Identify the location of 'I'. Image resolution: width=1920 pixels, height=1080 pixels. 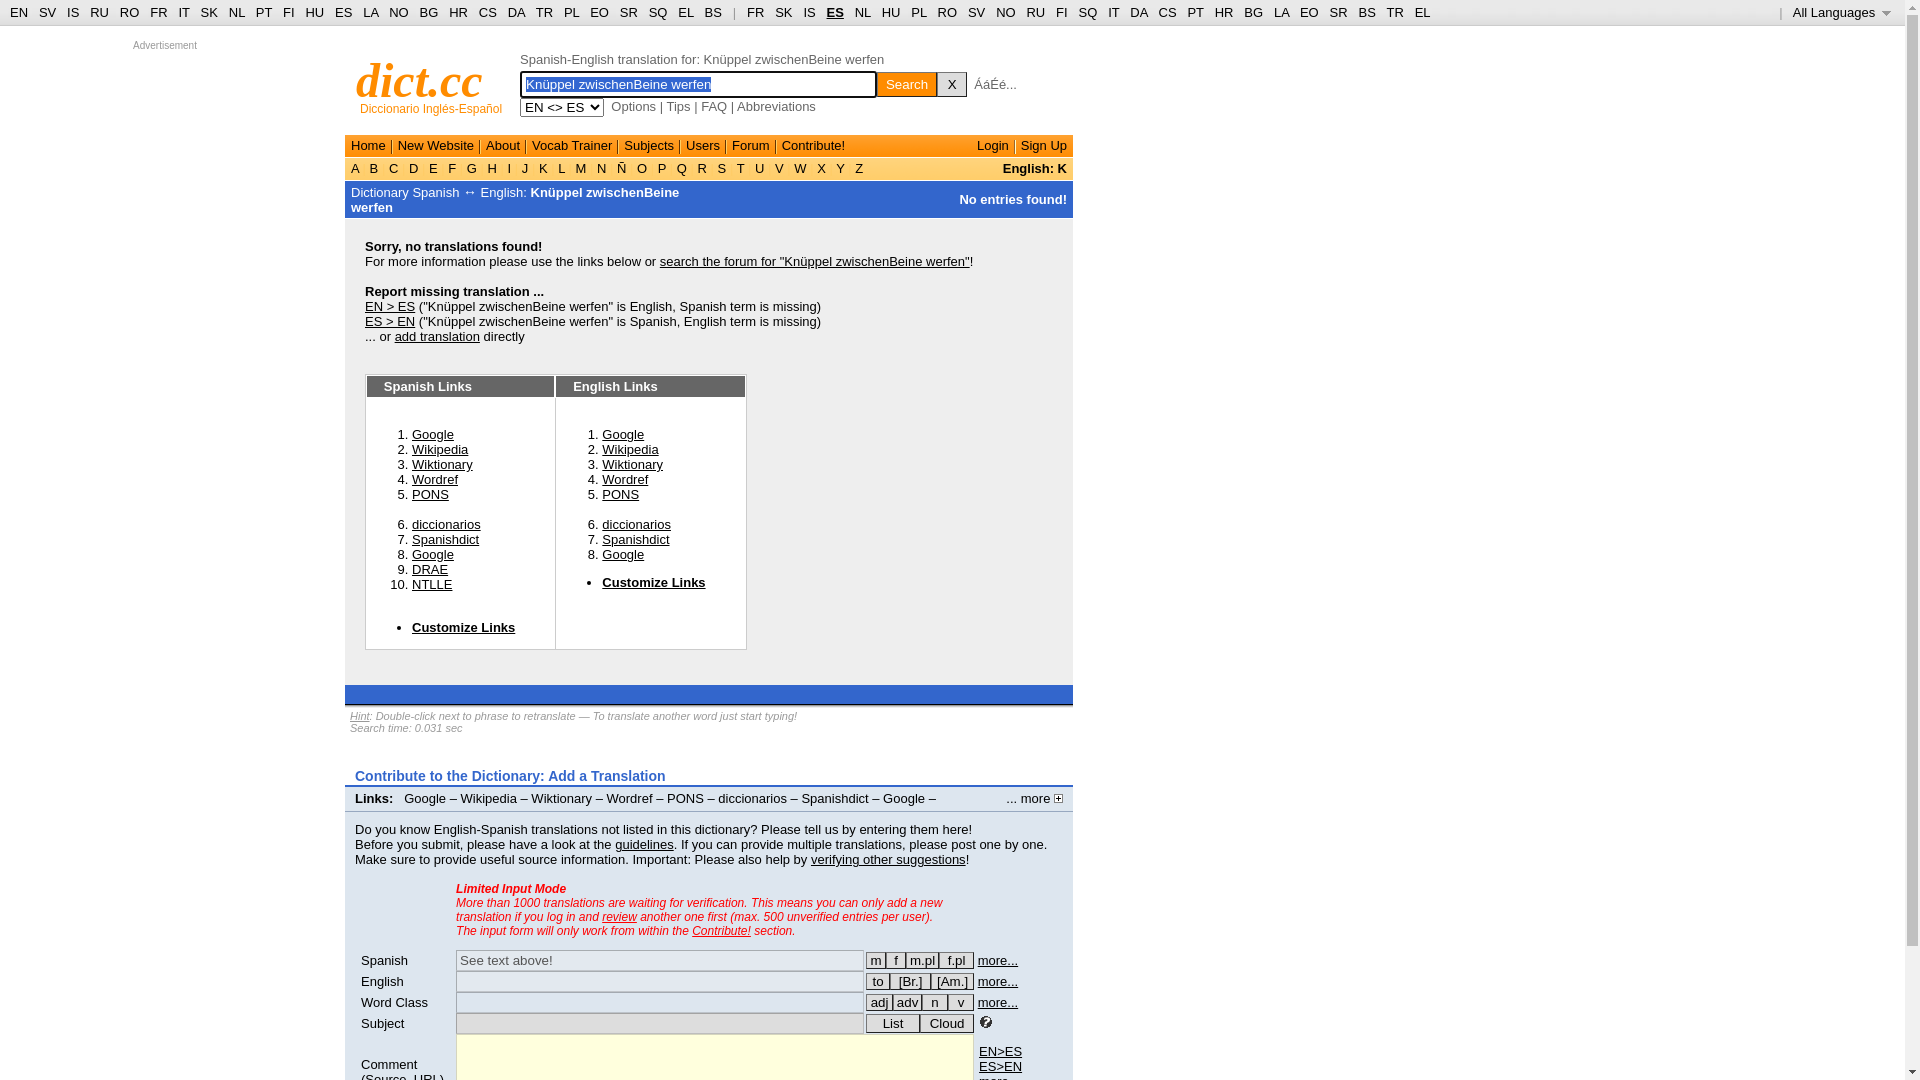
(504, 167).